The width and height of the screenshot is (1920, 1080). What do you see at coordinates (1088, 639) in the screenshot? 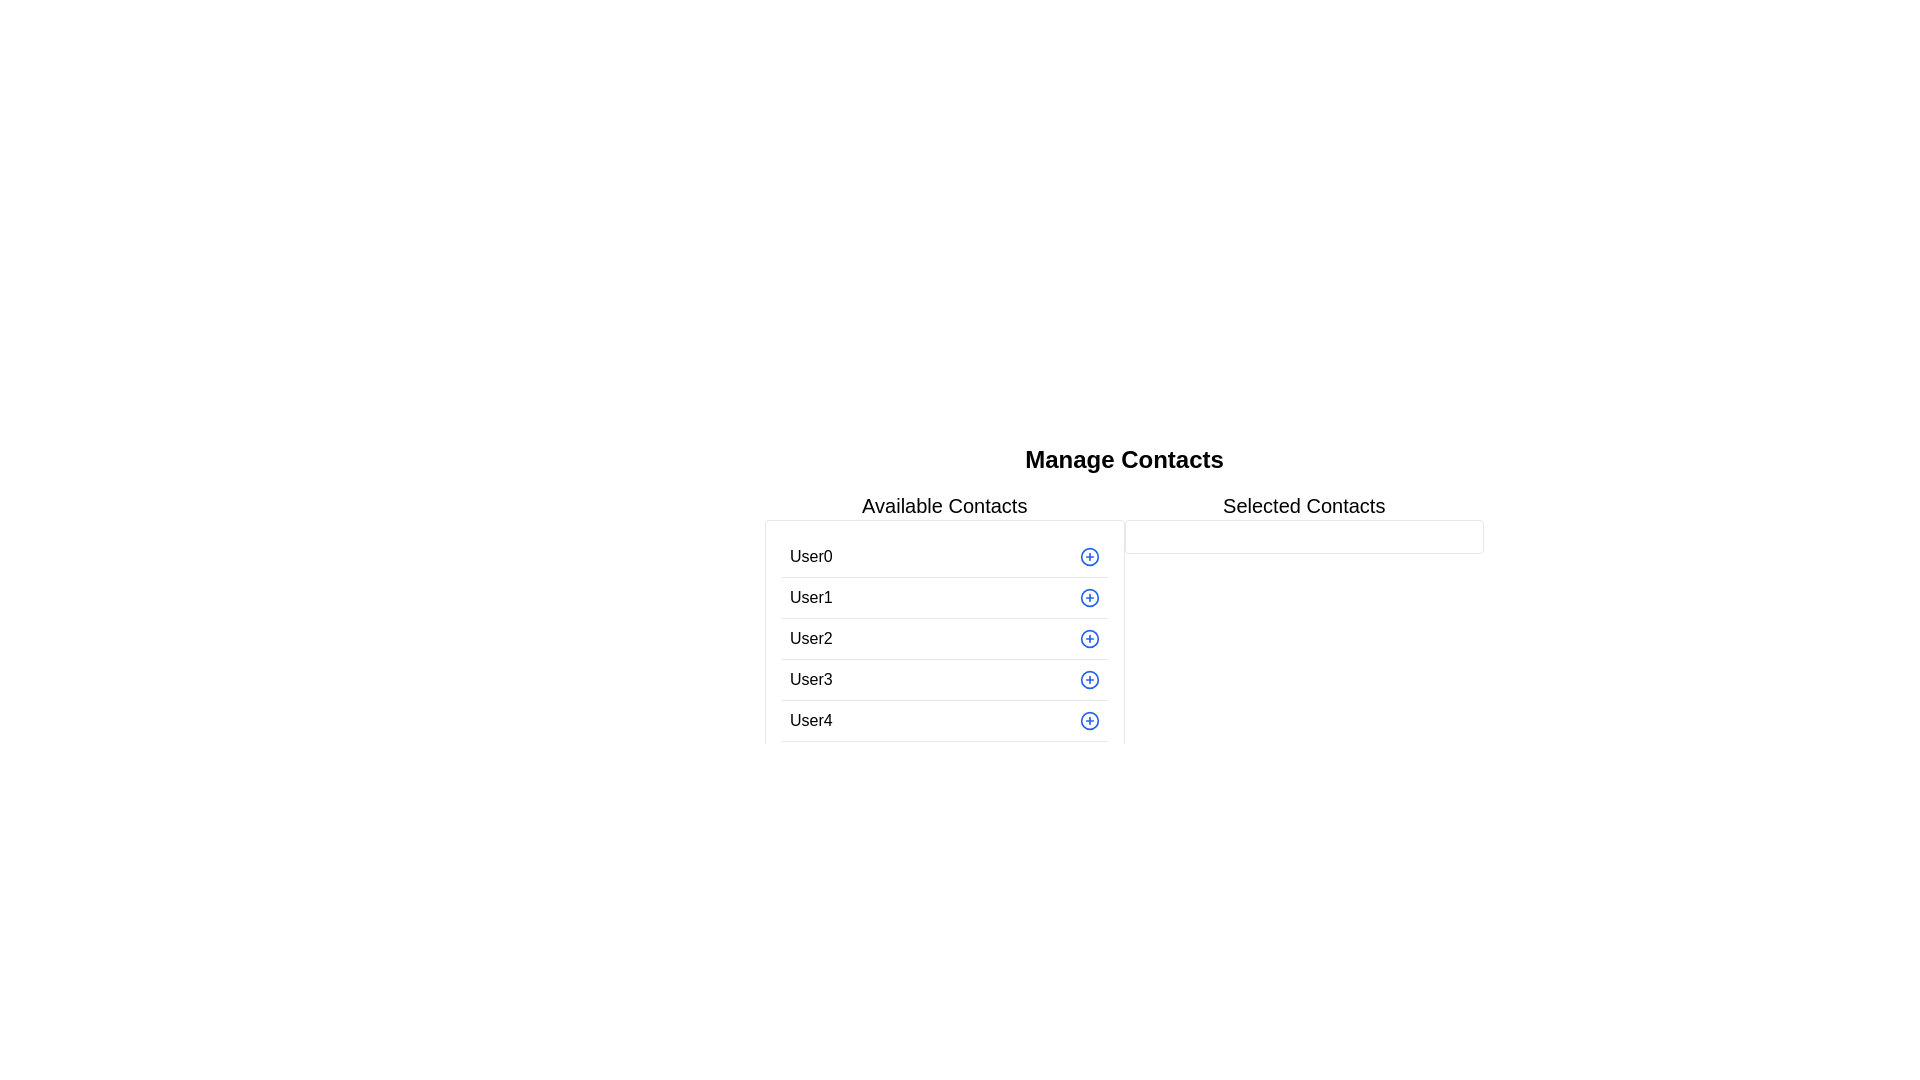
I see `the '+' icon in the third row of the 'Available Contacts' list` at bounding box center [1088, 639].